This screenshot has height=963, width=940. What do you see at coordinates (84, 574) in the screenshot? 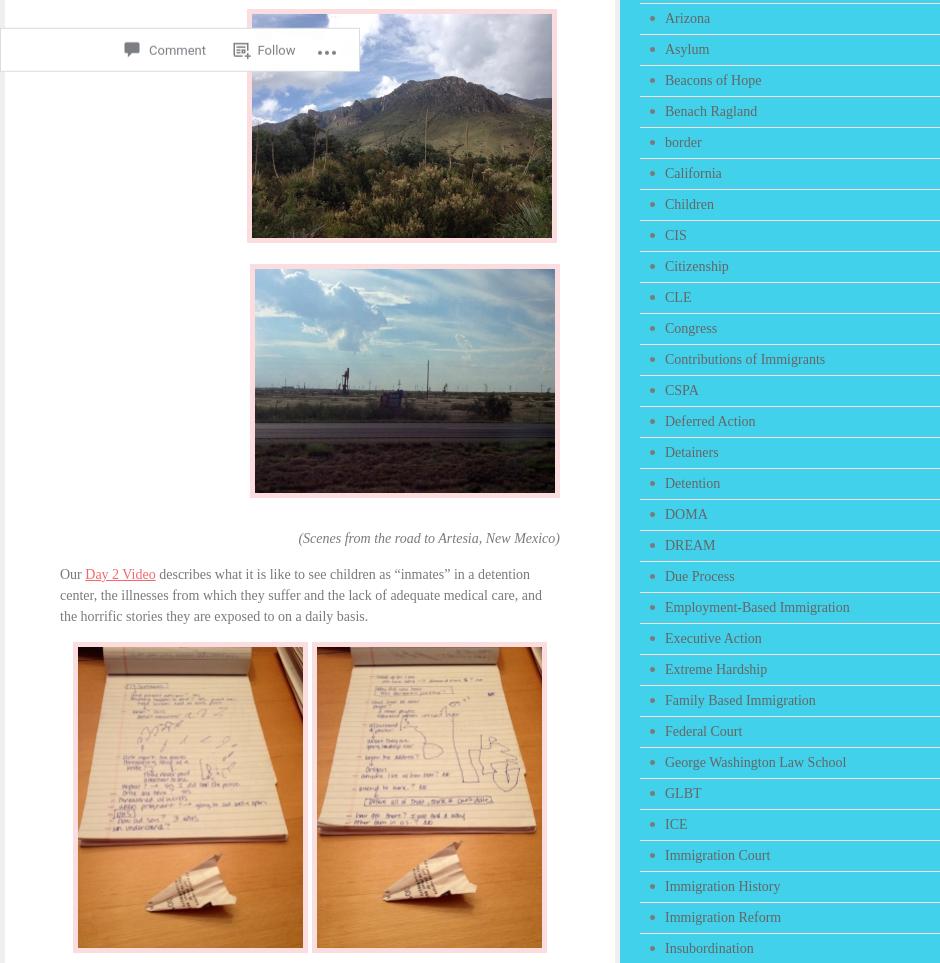
I see `'Day 2 Video'` at bounding box center [84, 574].